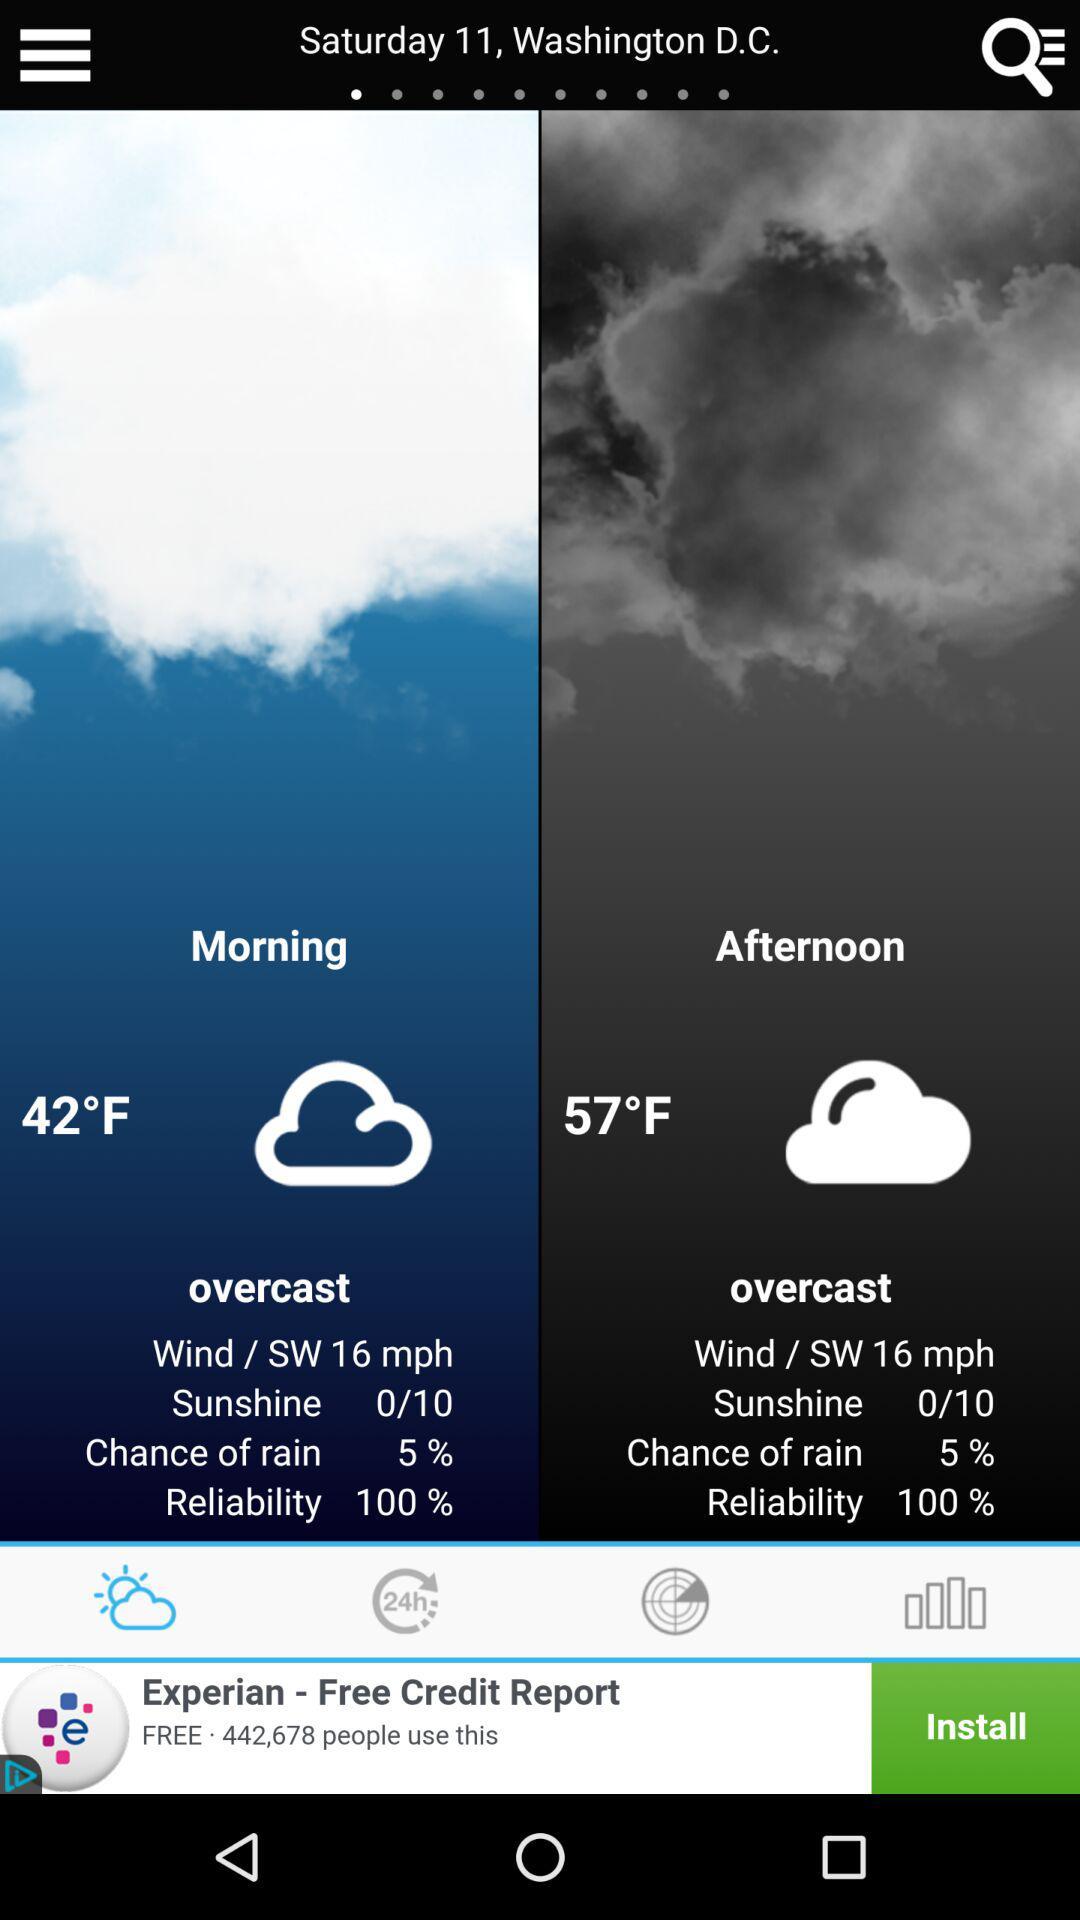  What do you see at coordinates (1024, 55) in the screenshot?
I see `search` at bounding box center [1024, 55].